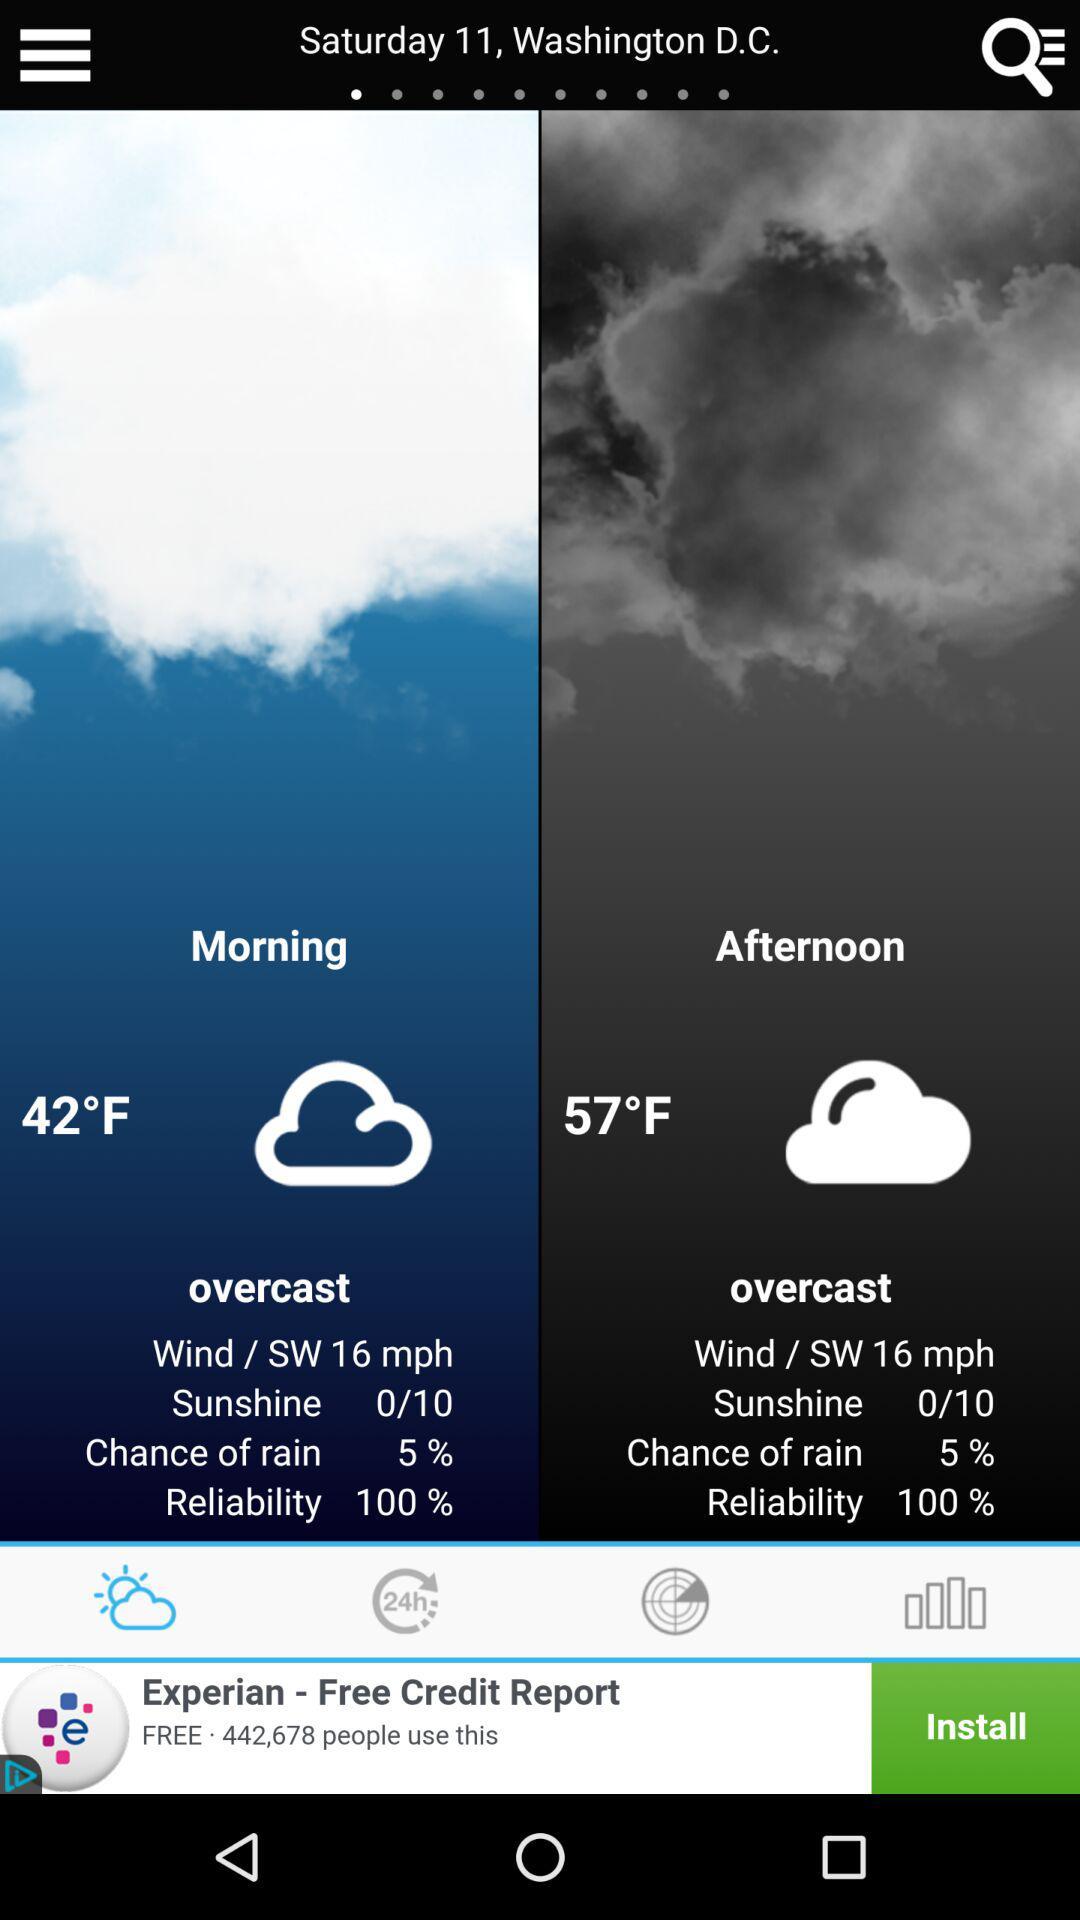  What do you see at coordinates (1024, 55) in the screenshot?
I see `search` at bounding box center [1024, 55].